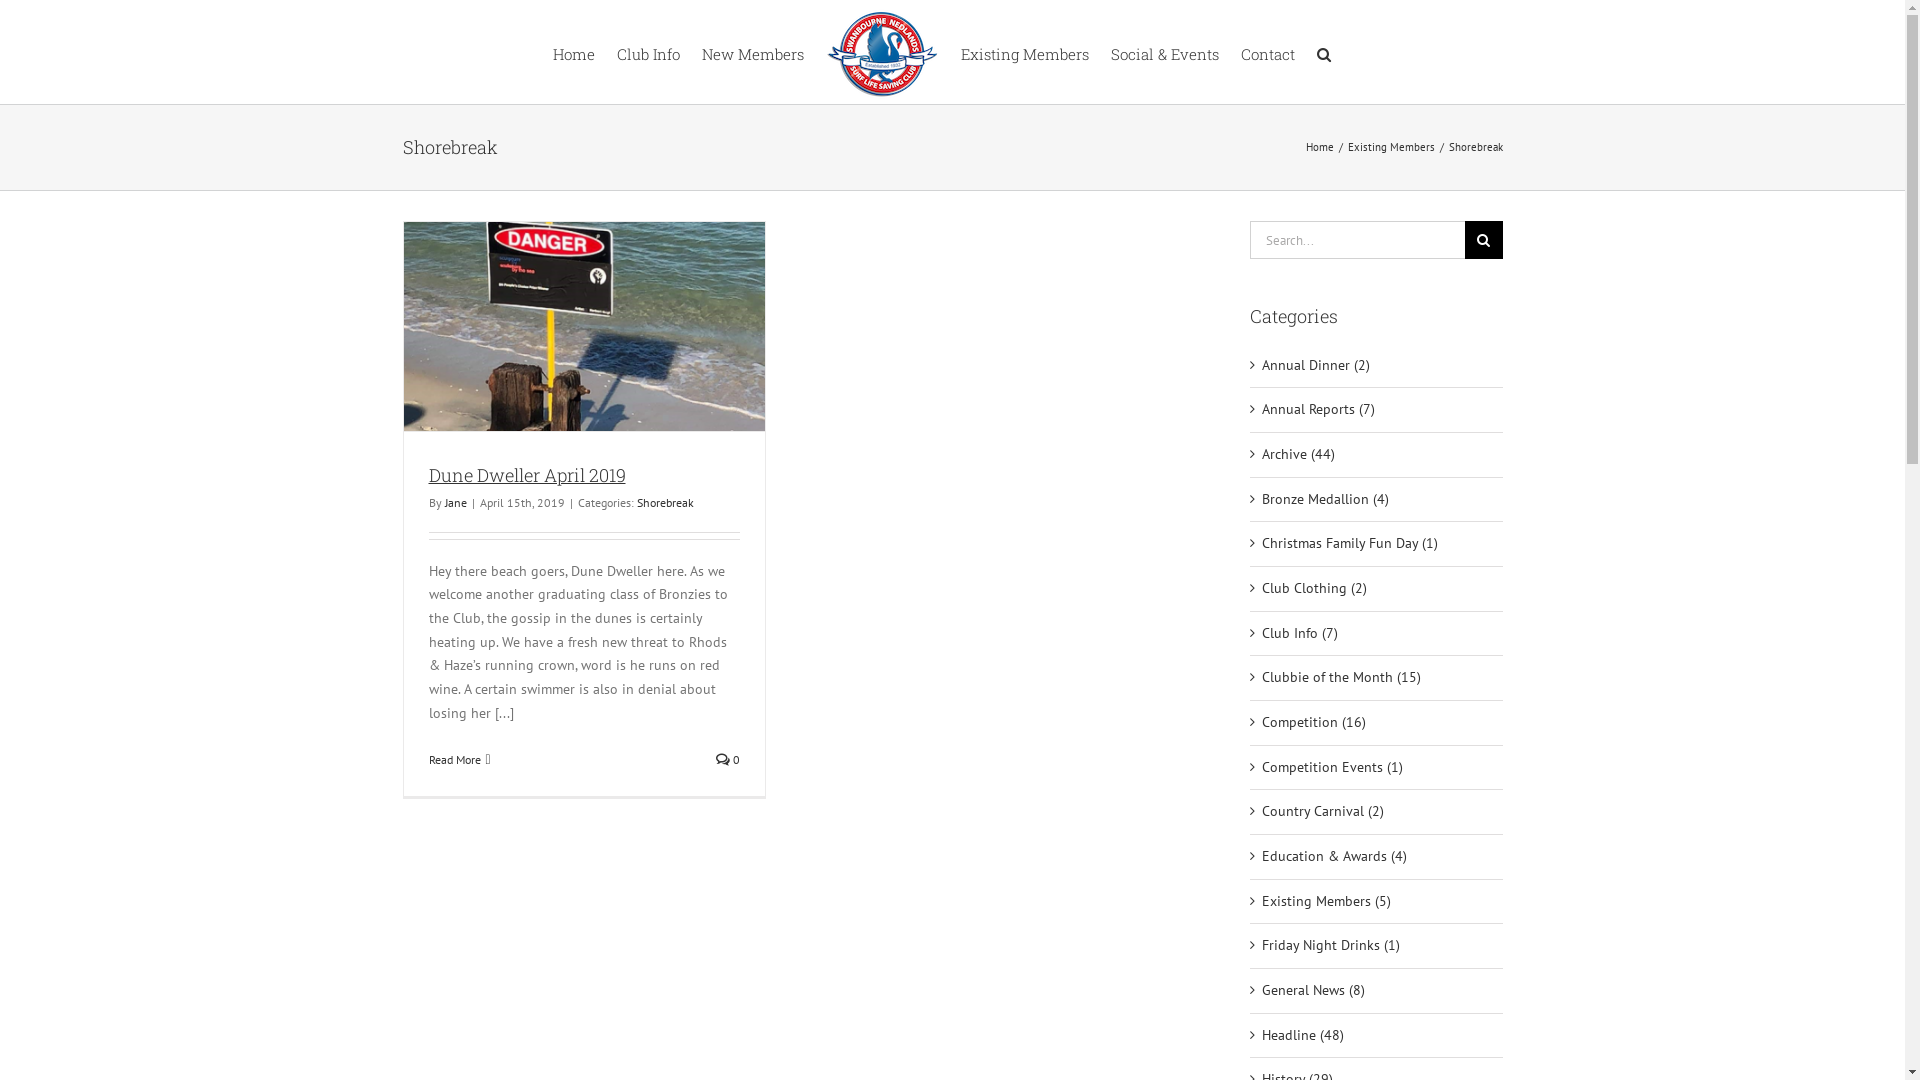 The height and width of the screenshot is (1080, 1920). Describe the element at coordinates (1376, 991) in the screenshot. I see `'General News (8)'` at that location.